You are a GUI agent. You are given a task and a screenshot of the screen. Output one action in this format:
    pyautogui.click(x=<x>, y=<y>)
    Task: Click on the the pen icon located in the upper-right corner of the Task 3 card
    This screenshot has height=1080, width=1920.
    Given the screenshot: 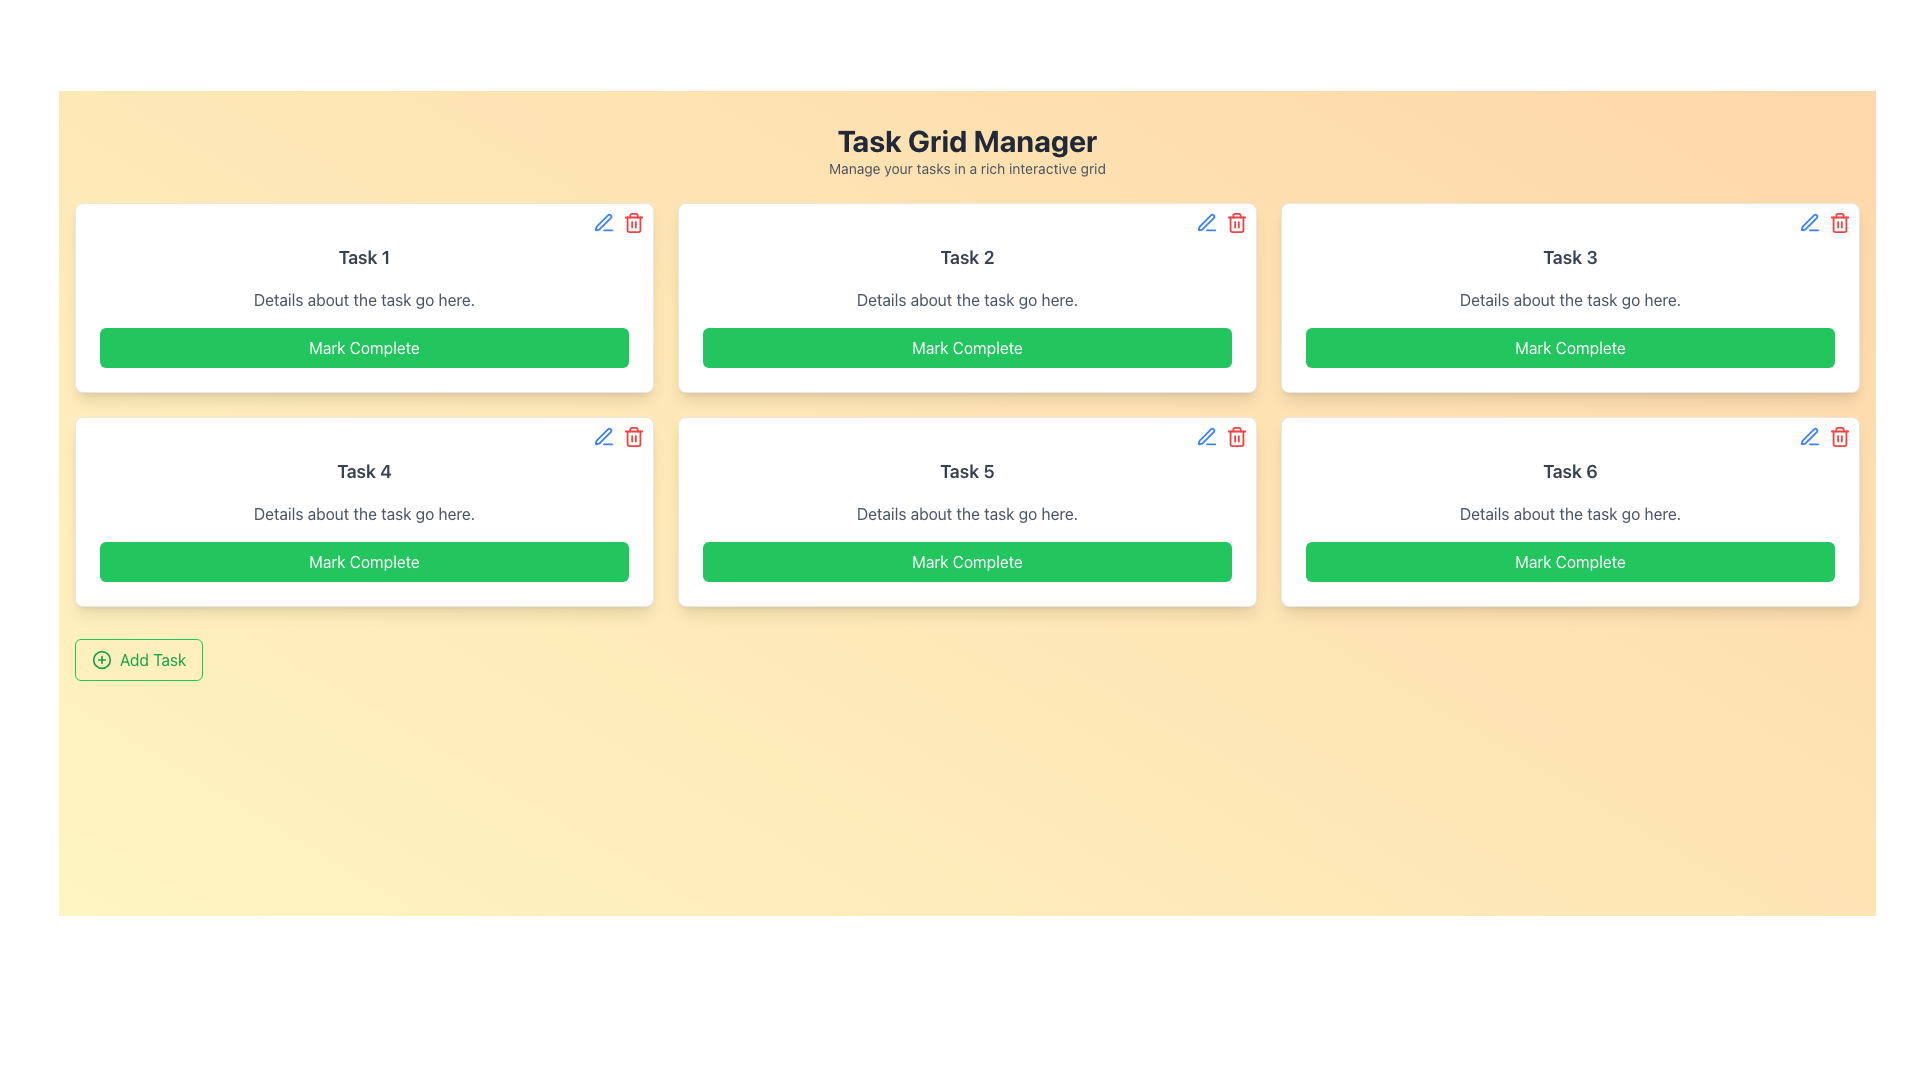 What is the action you would take?
    pyautogui.click(x=1809, y=222)
    